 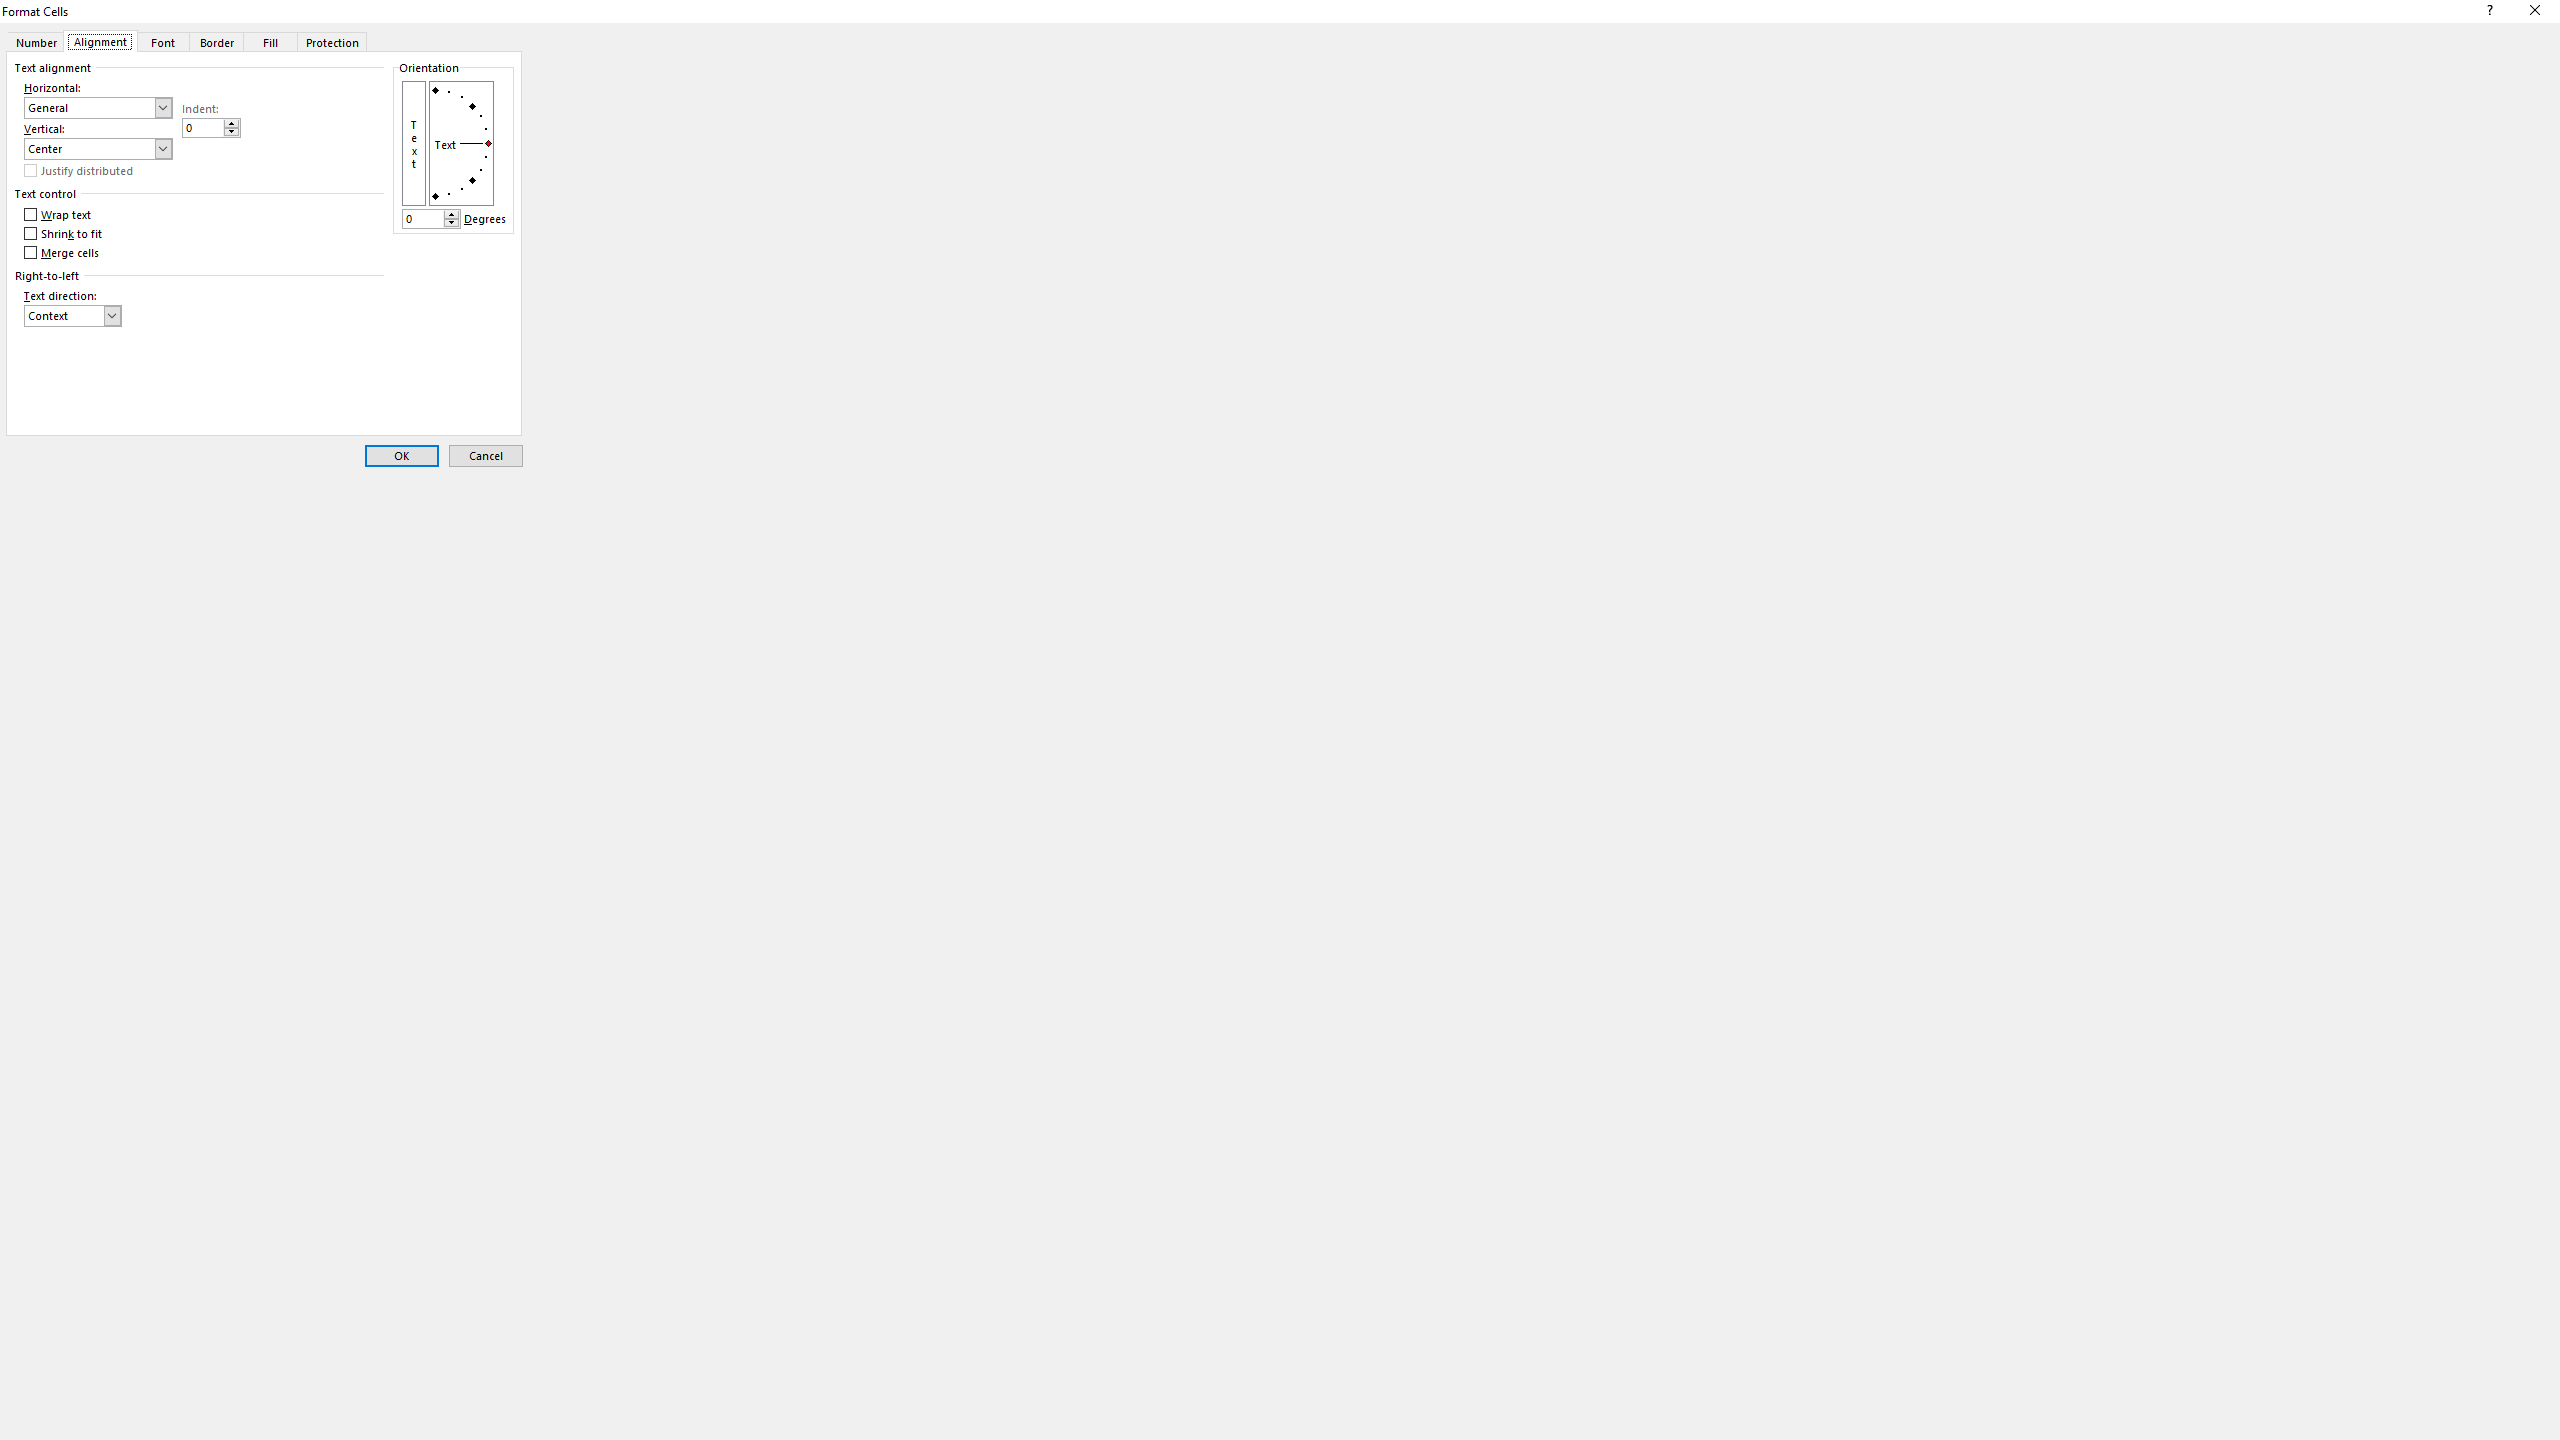 What do you see at coordinates (485, 455) in the screenshot?
I see `'Cancel'` at bounding box center [485, 455].